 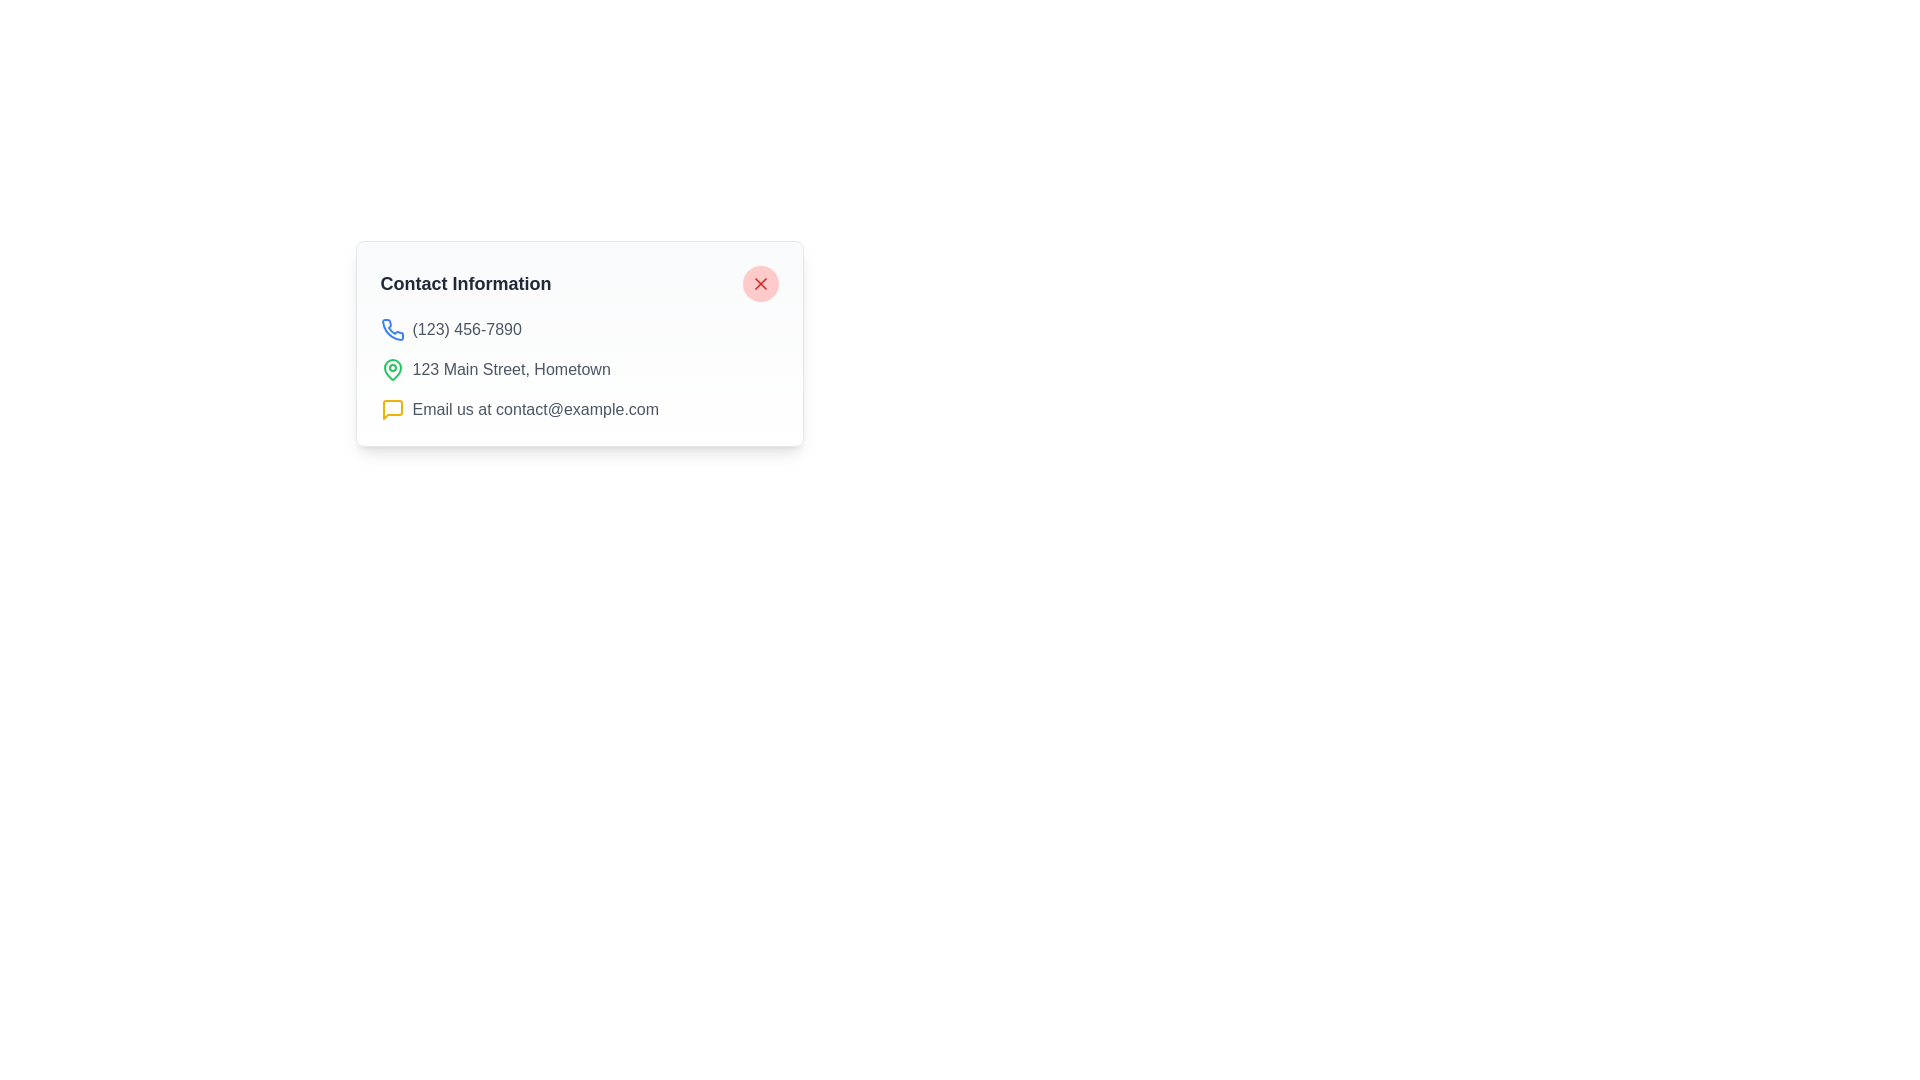 What do you see at coordinates (392, 329) in the screenshot?
I see `the blue phone icon located at the top left corner of the 'Contact Information' card, positioned left of the phone number '(123) 456-7890'` at bounding box center [392, 329].